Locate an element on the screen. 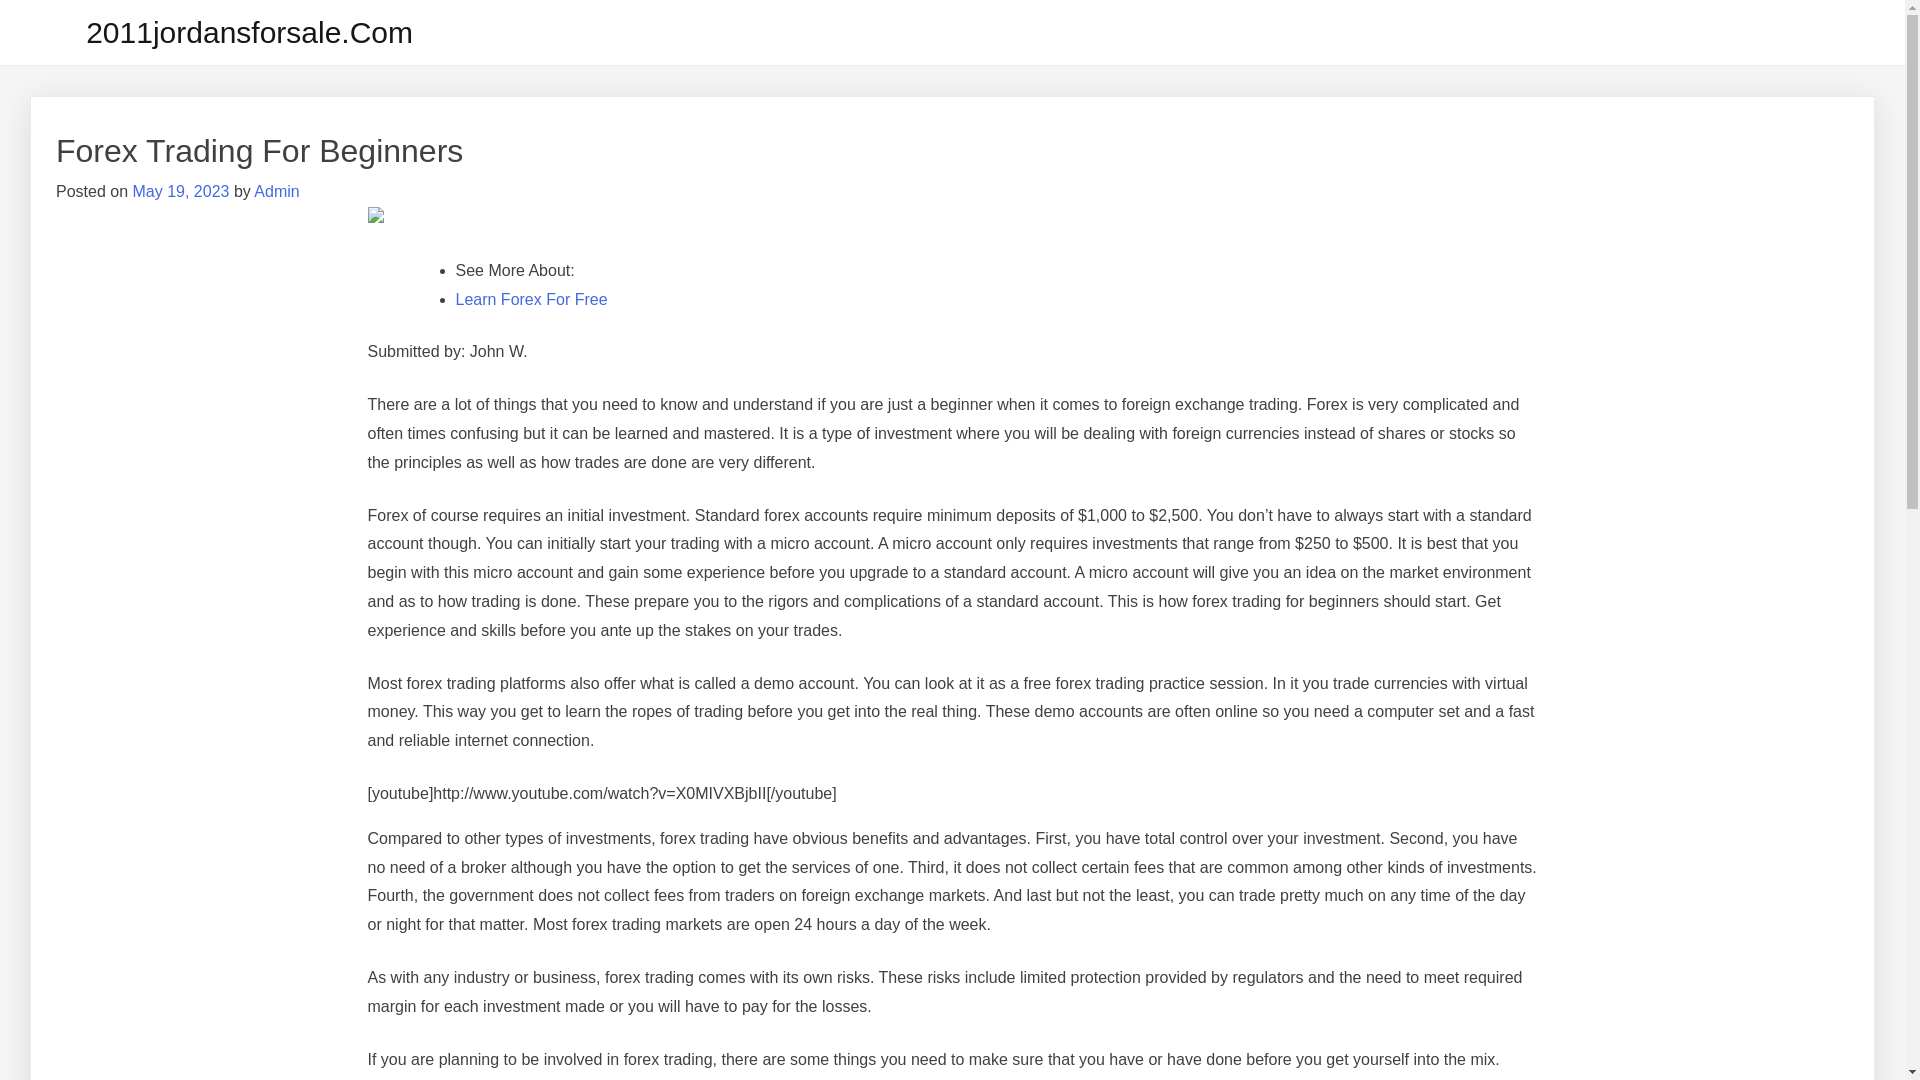  'Admin' is located at coordinates (275, 191).